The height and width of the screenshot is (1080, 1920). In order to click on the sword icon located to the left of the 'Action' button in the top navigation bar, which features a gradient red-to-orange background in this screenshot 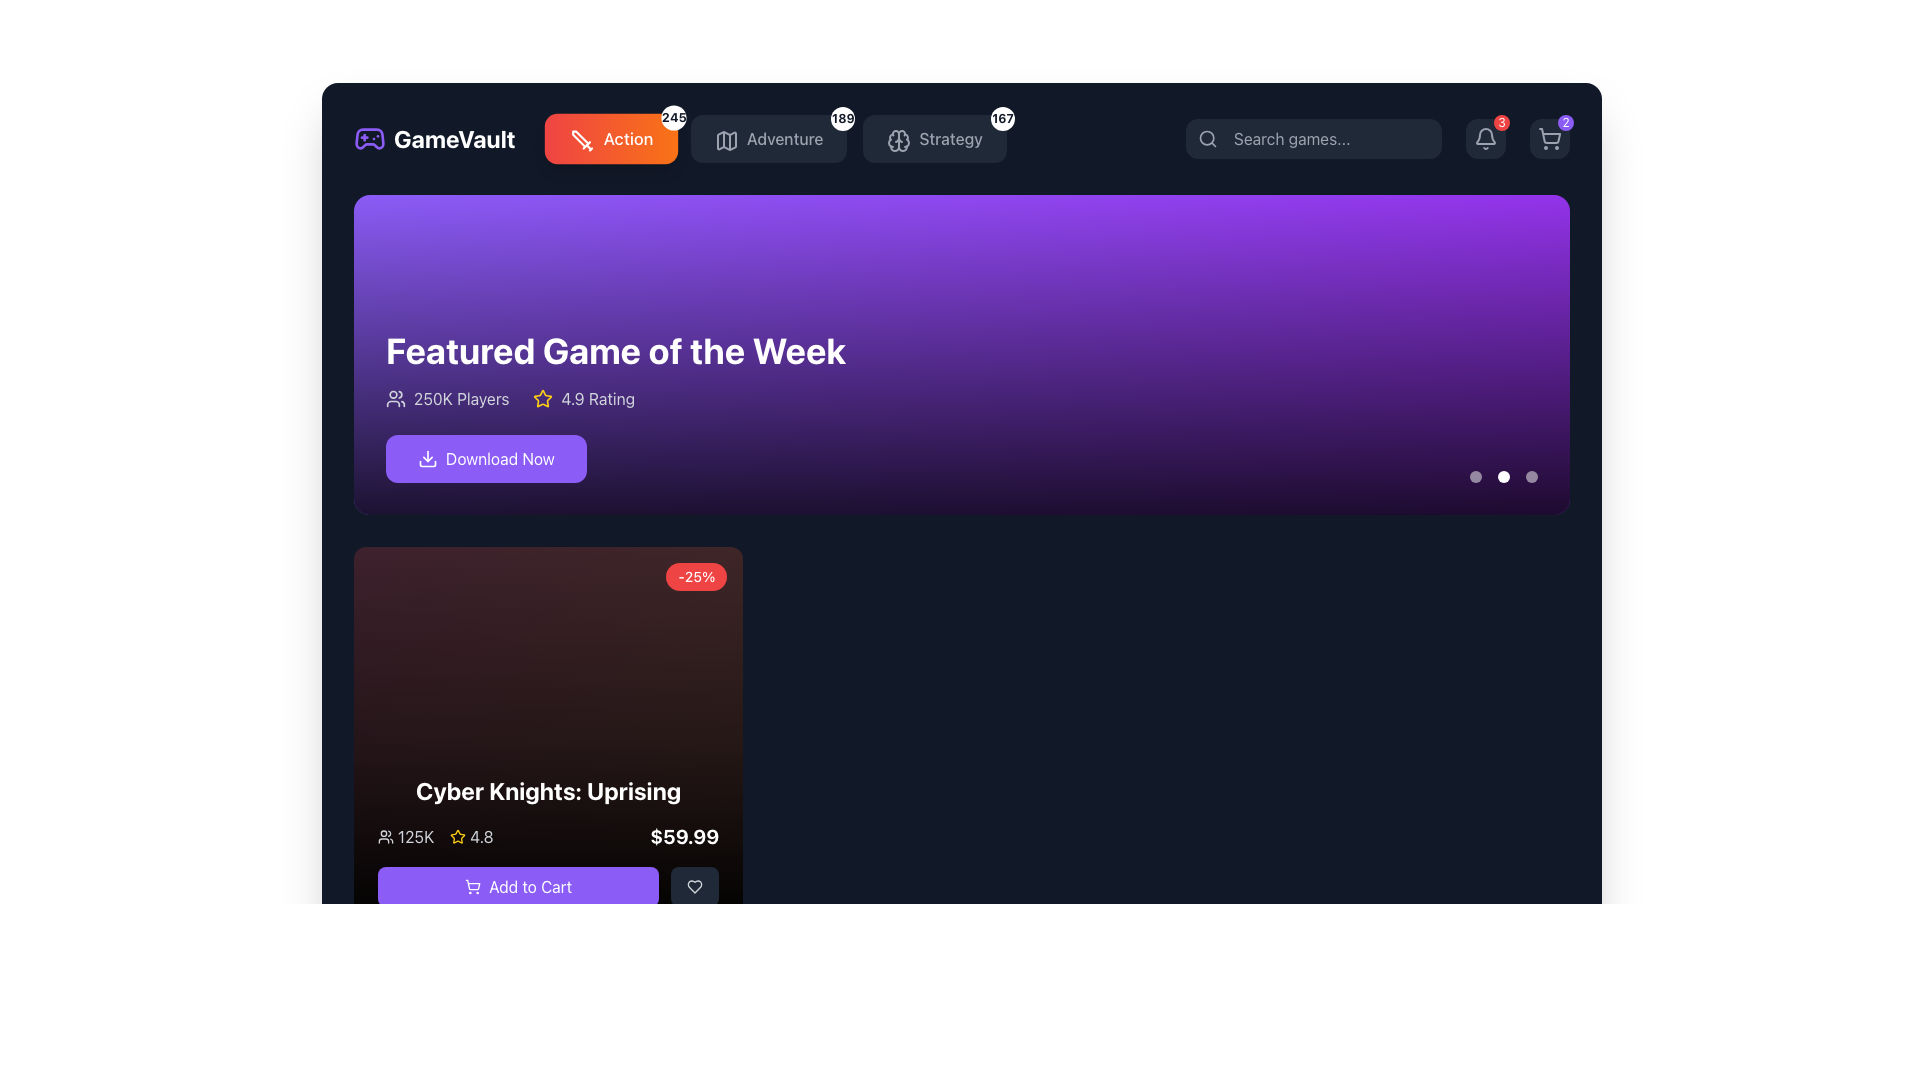, I will do `click(579, 137)`.